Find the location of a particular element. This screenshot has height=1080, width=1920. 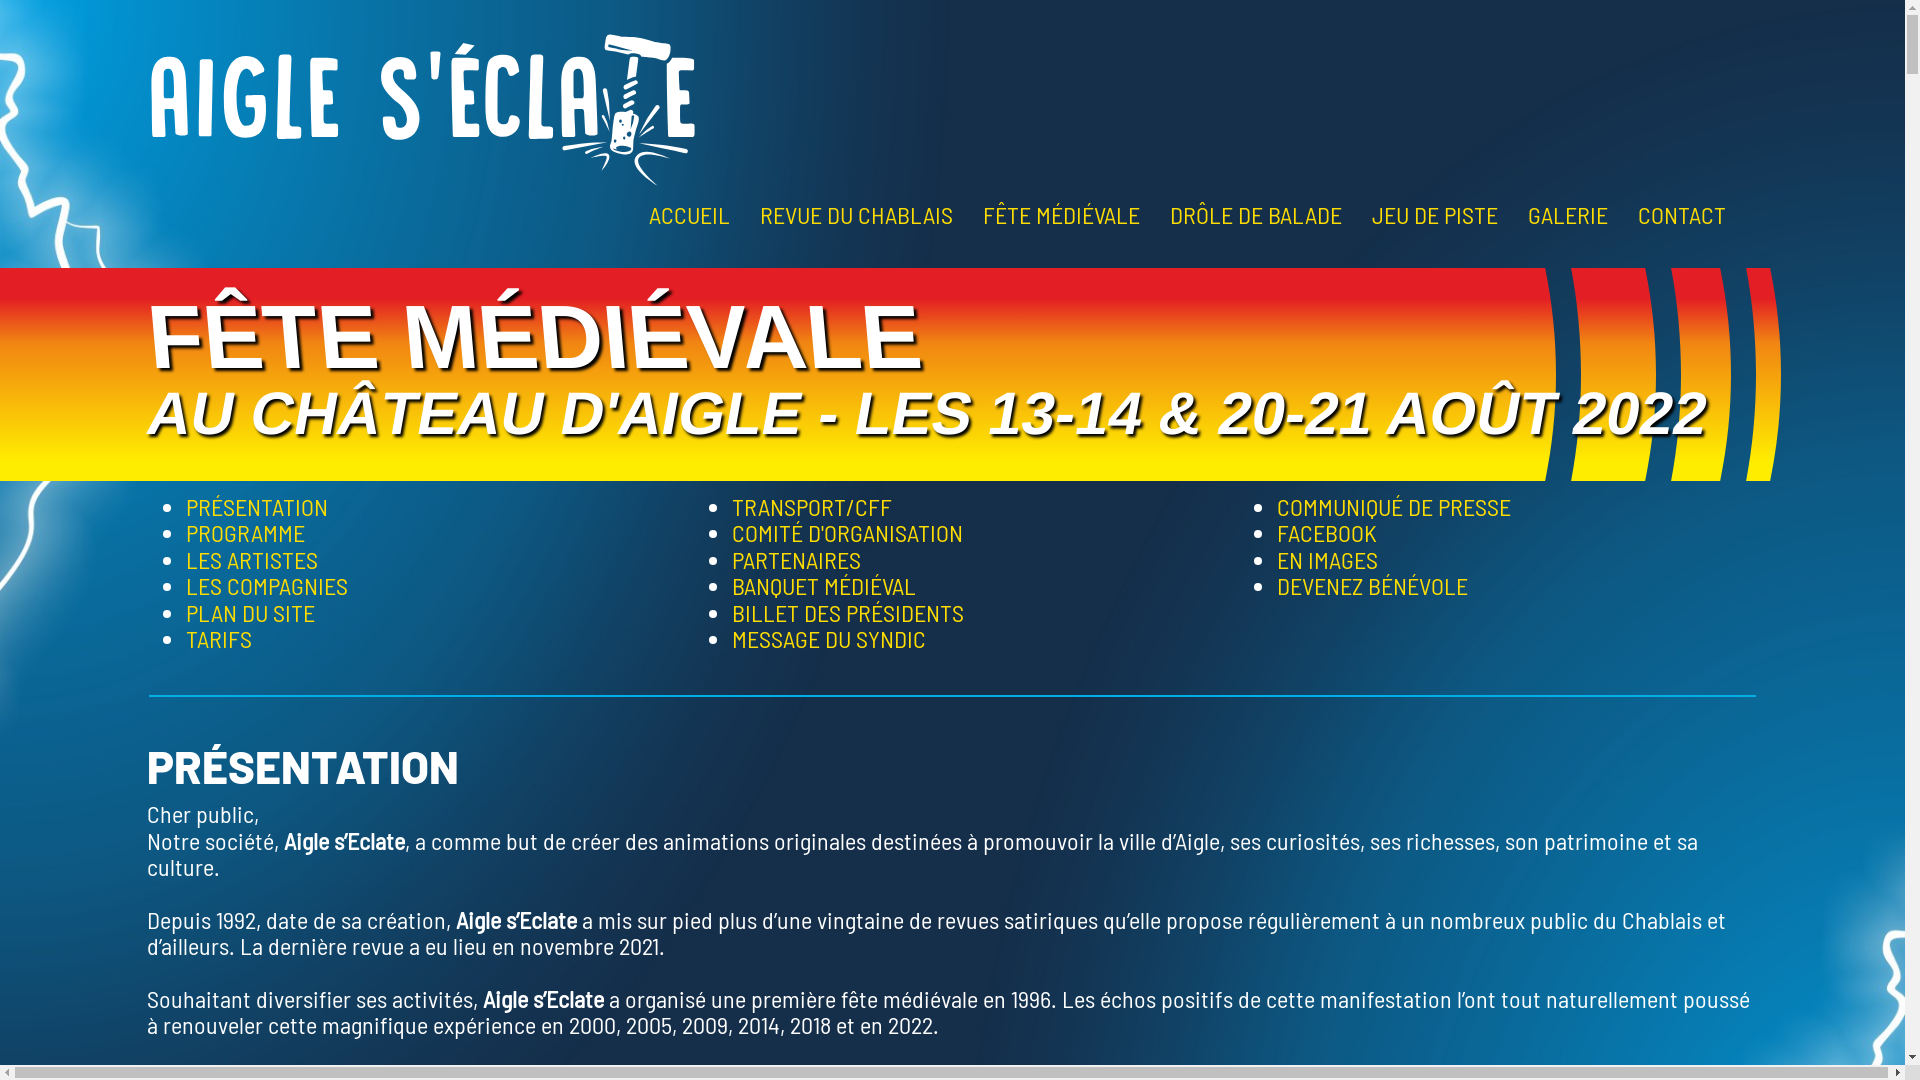

'LES COMPAGNIES' is located at coordinates (266, 585).